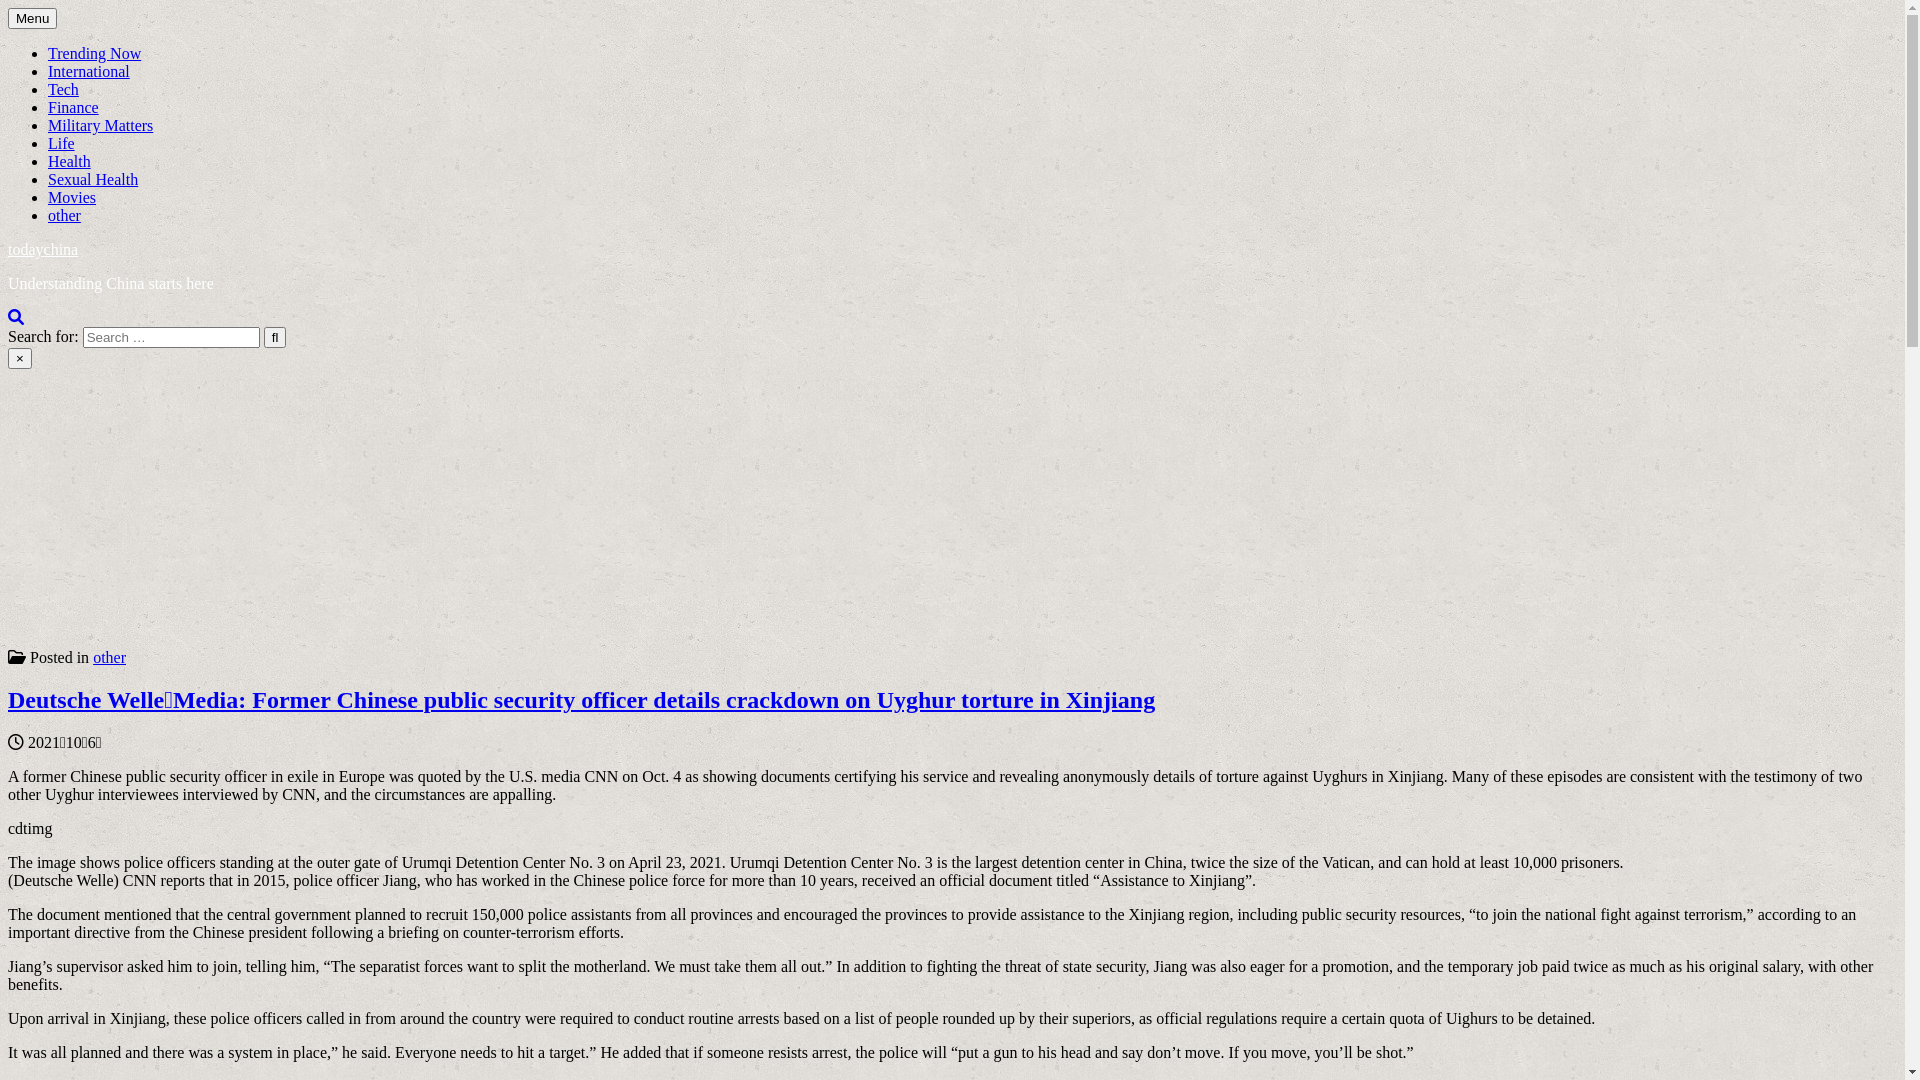 The height and width of the screenshot is (1080, 1920). Describe the element at coordinates (63, 88) in the screenshot. I see `'Tech'` at that location.